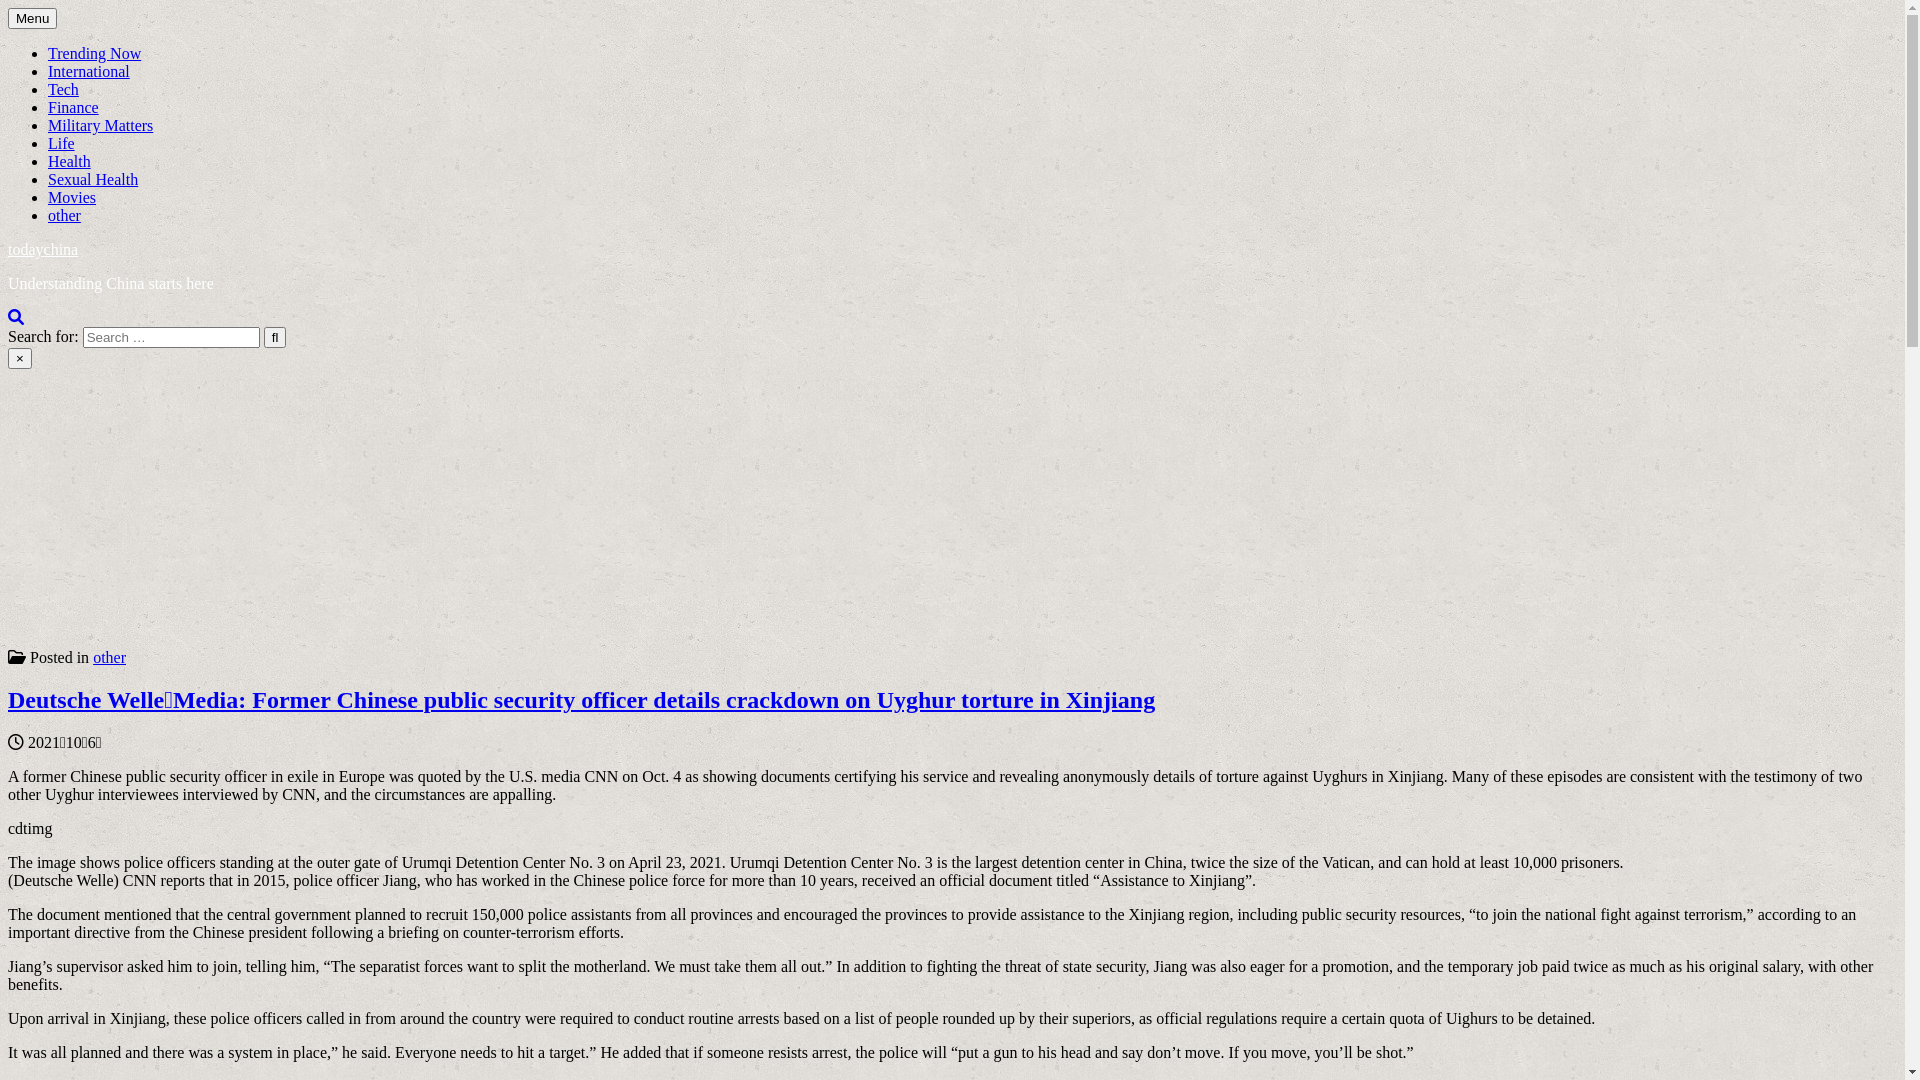 The height and width of the screenshot is (1080, 1920). Describe the element at coordinates (63, 88) in the screenshot. I see `'Tech'` at that location.